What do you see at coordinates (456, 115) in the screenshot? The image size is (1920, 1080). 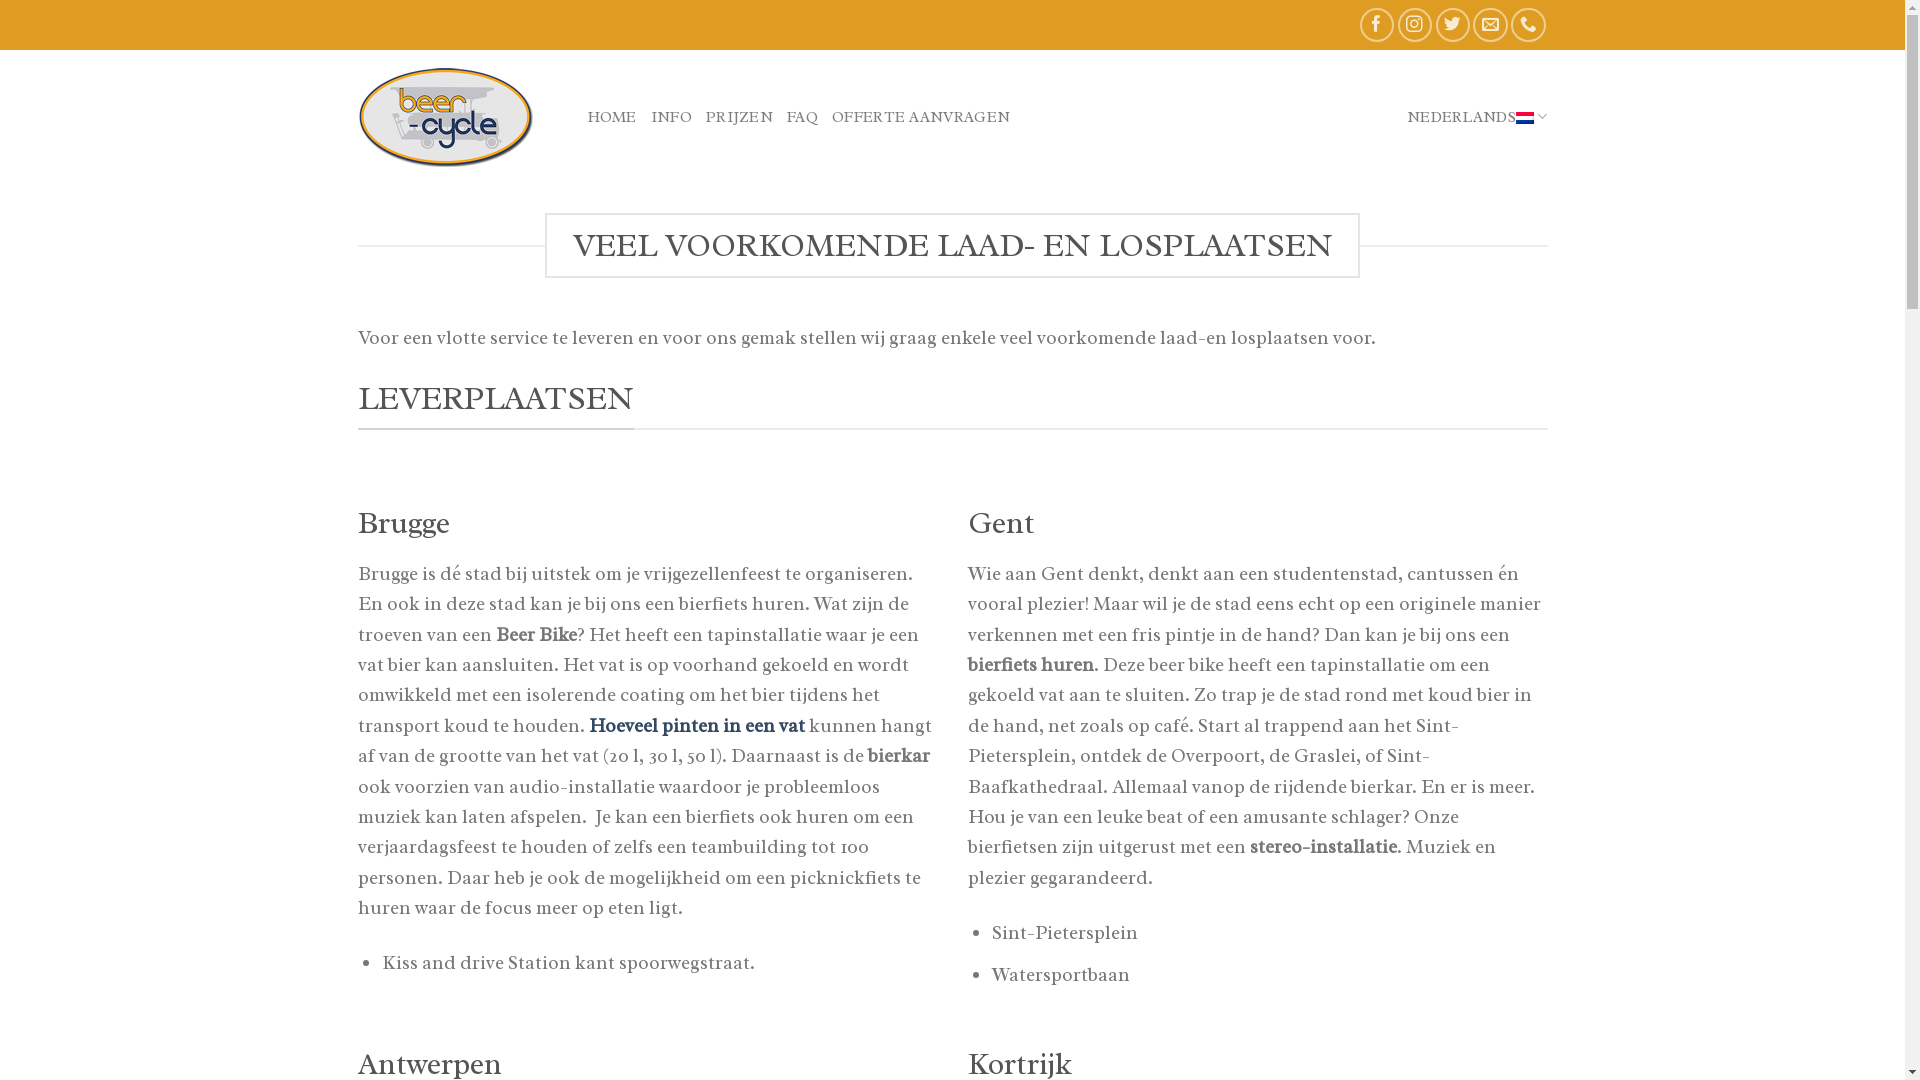 I see `'Beer-cycle - Verhuur van bierfietsen'` at bounding box center [456, 115].